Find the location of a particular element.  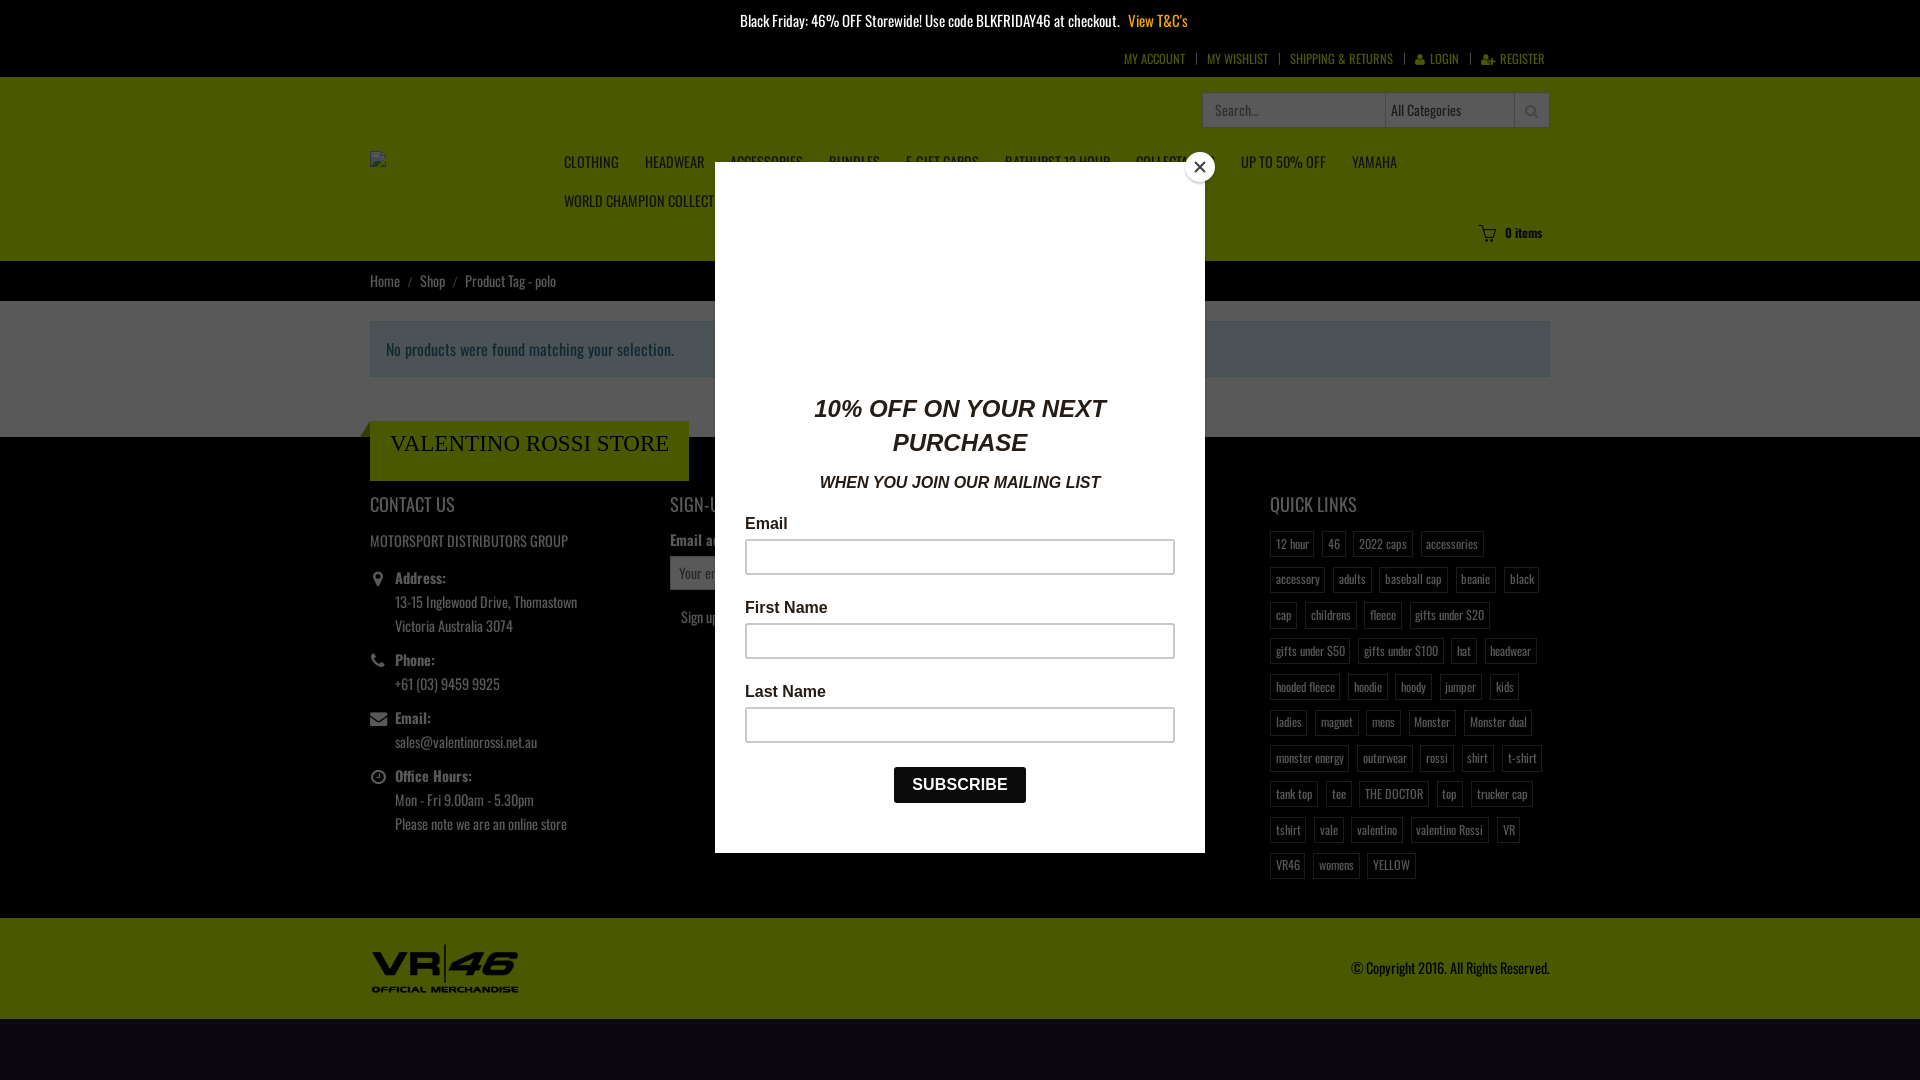

'vale' is located at coordinates (1328, 829).